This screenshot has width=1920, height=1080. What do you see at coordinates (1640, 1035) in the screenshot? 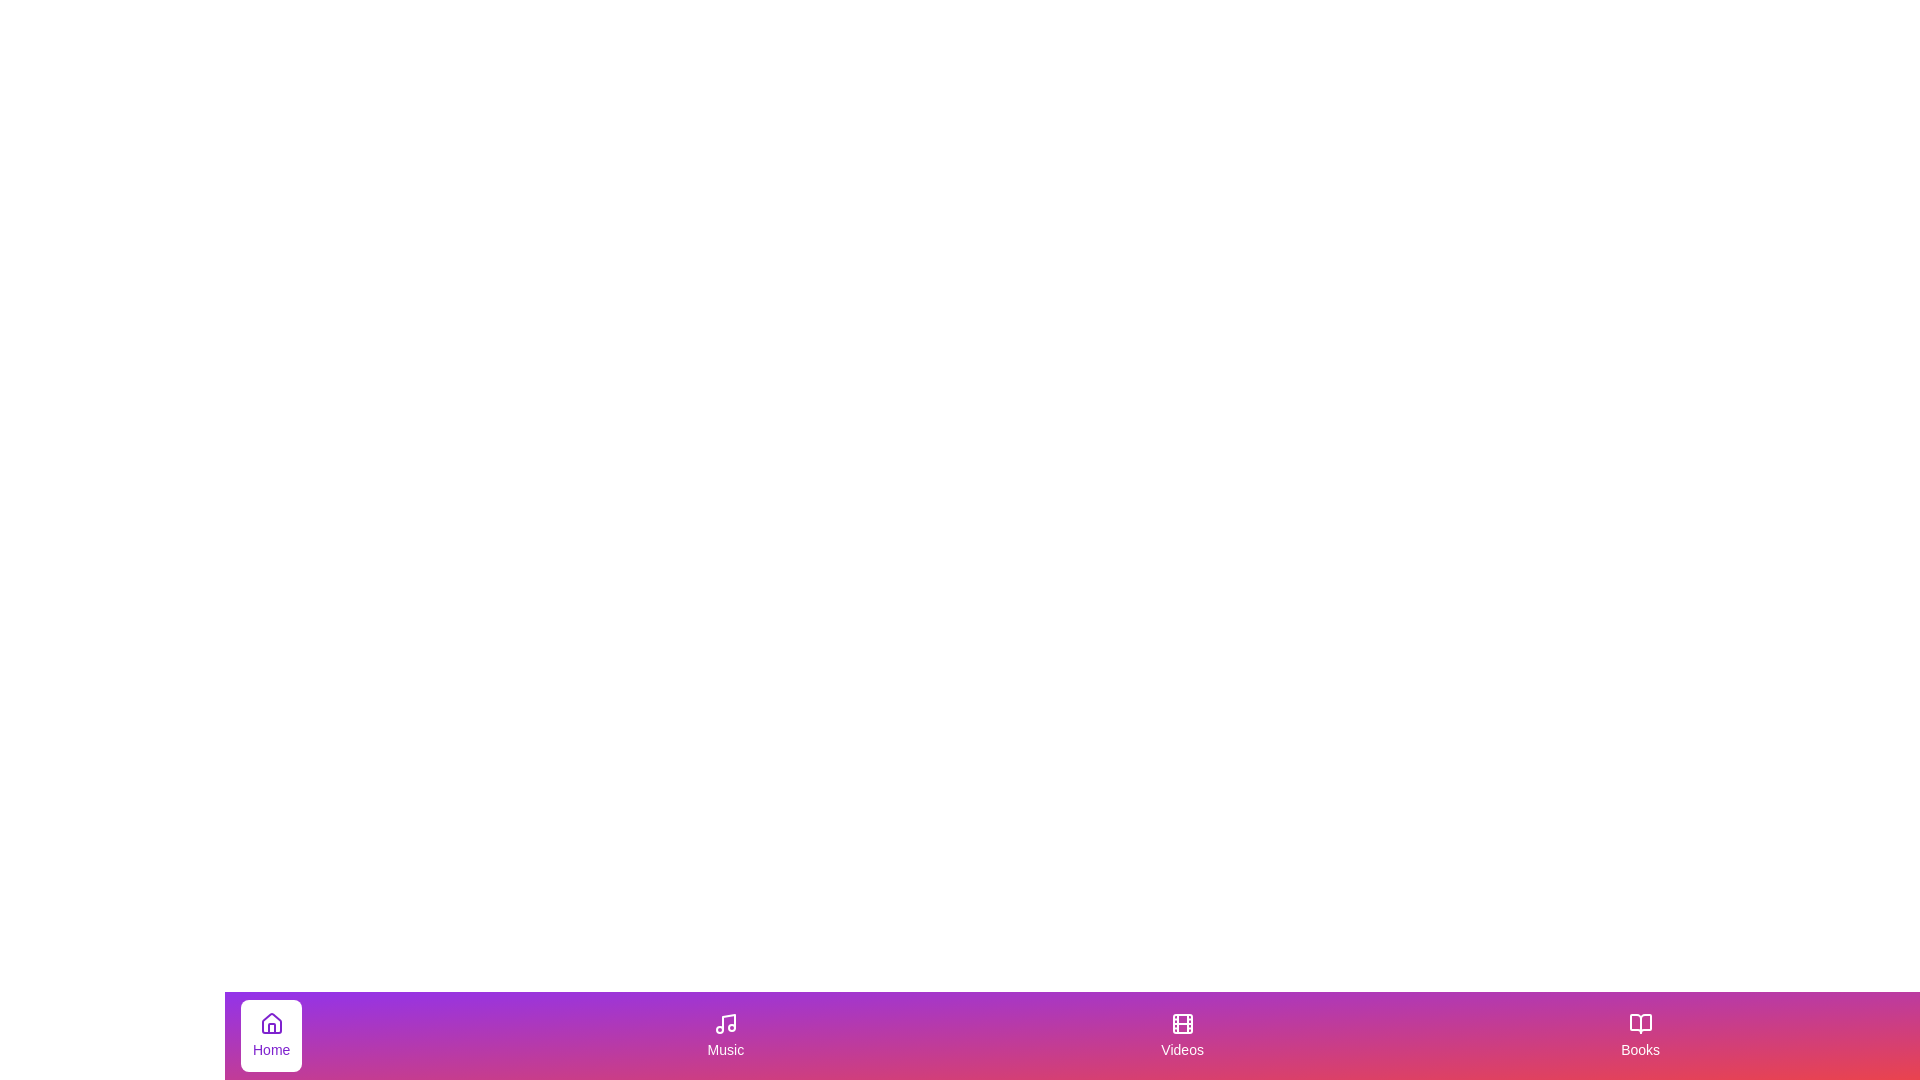
I see `the tab with label Books` at bounding box center [1640, 1035].